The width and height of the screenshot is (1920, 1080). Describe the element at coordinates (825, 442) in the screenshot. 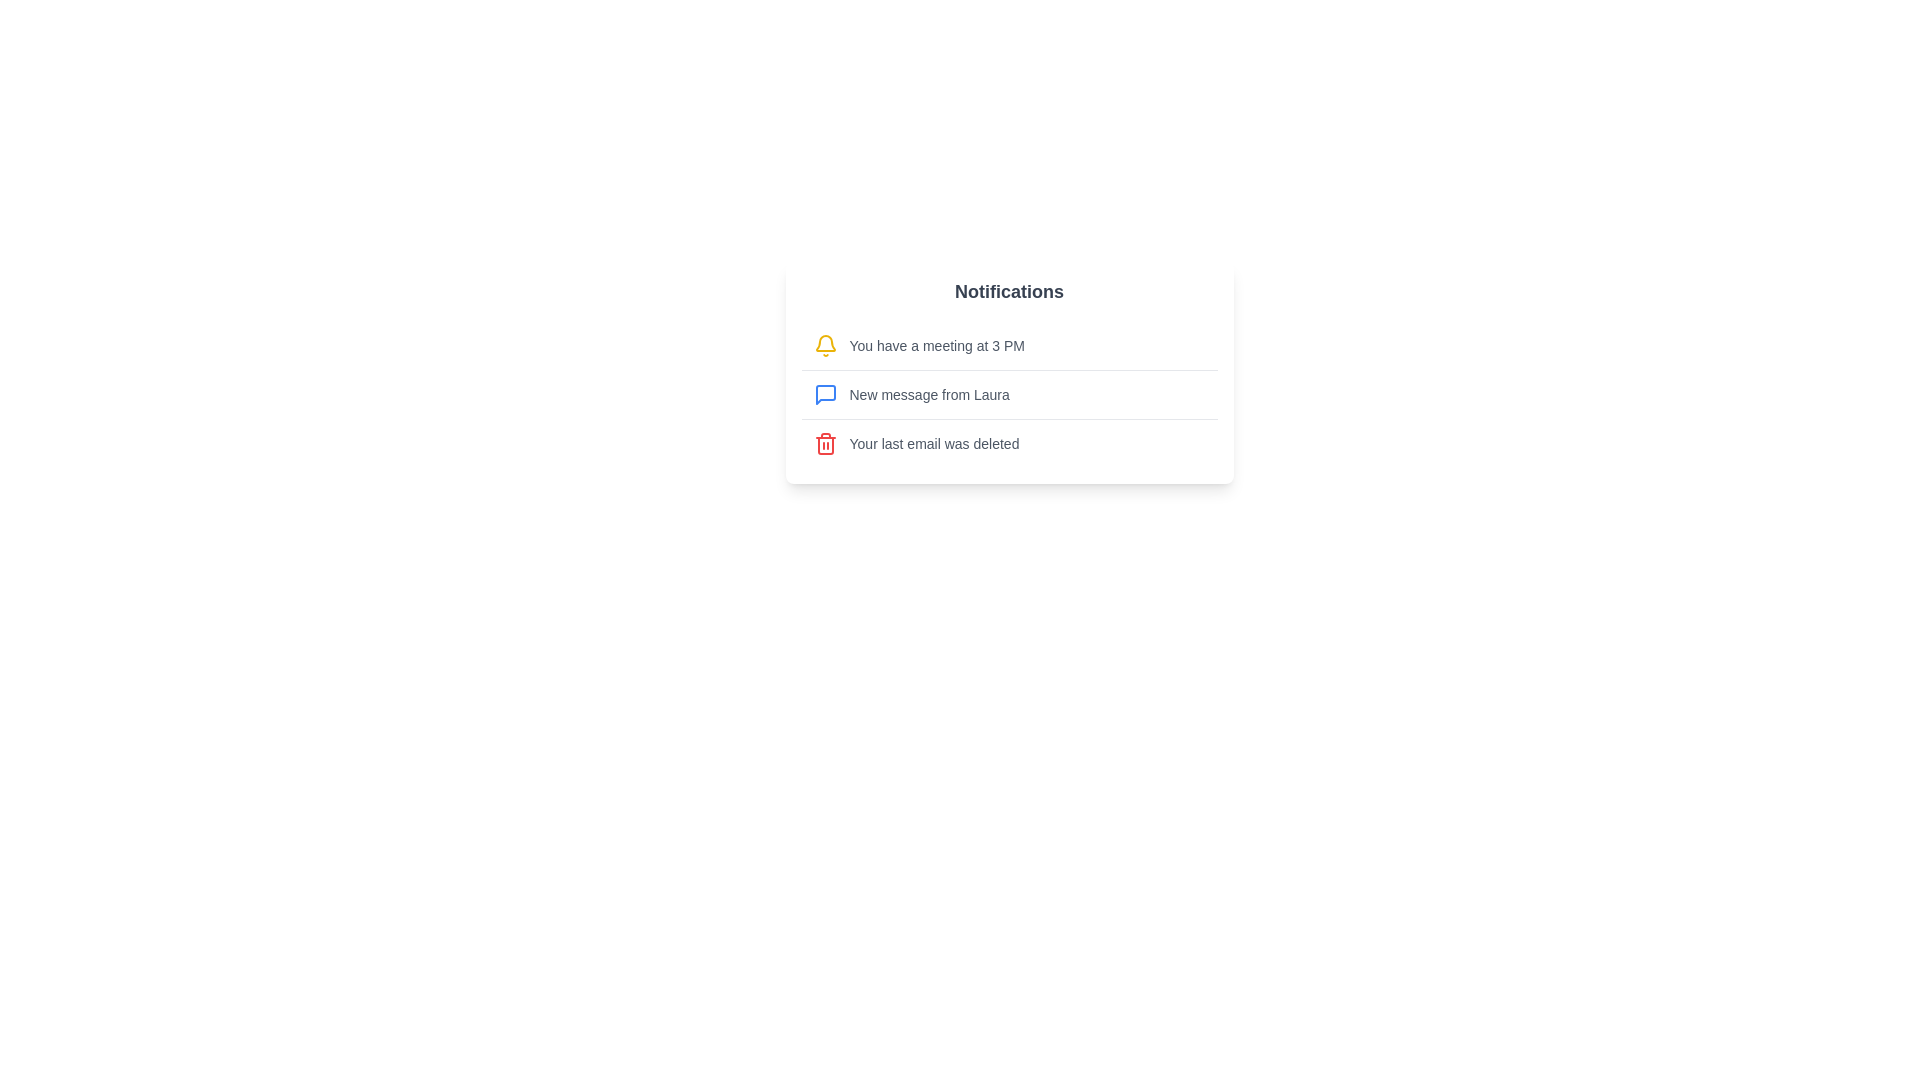

I see `the trash bin icon located in the third notification item of the Notifications list, which is red in color and positioned left of the text 'Your last email was deleted'` at that location.